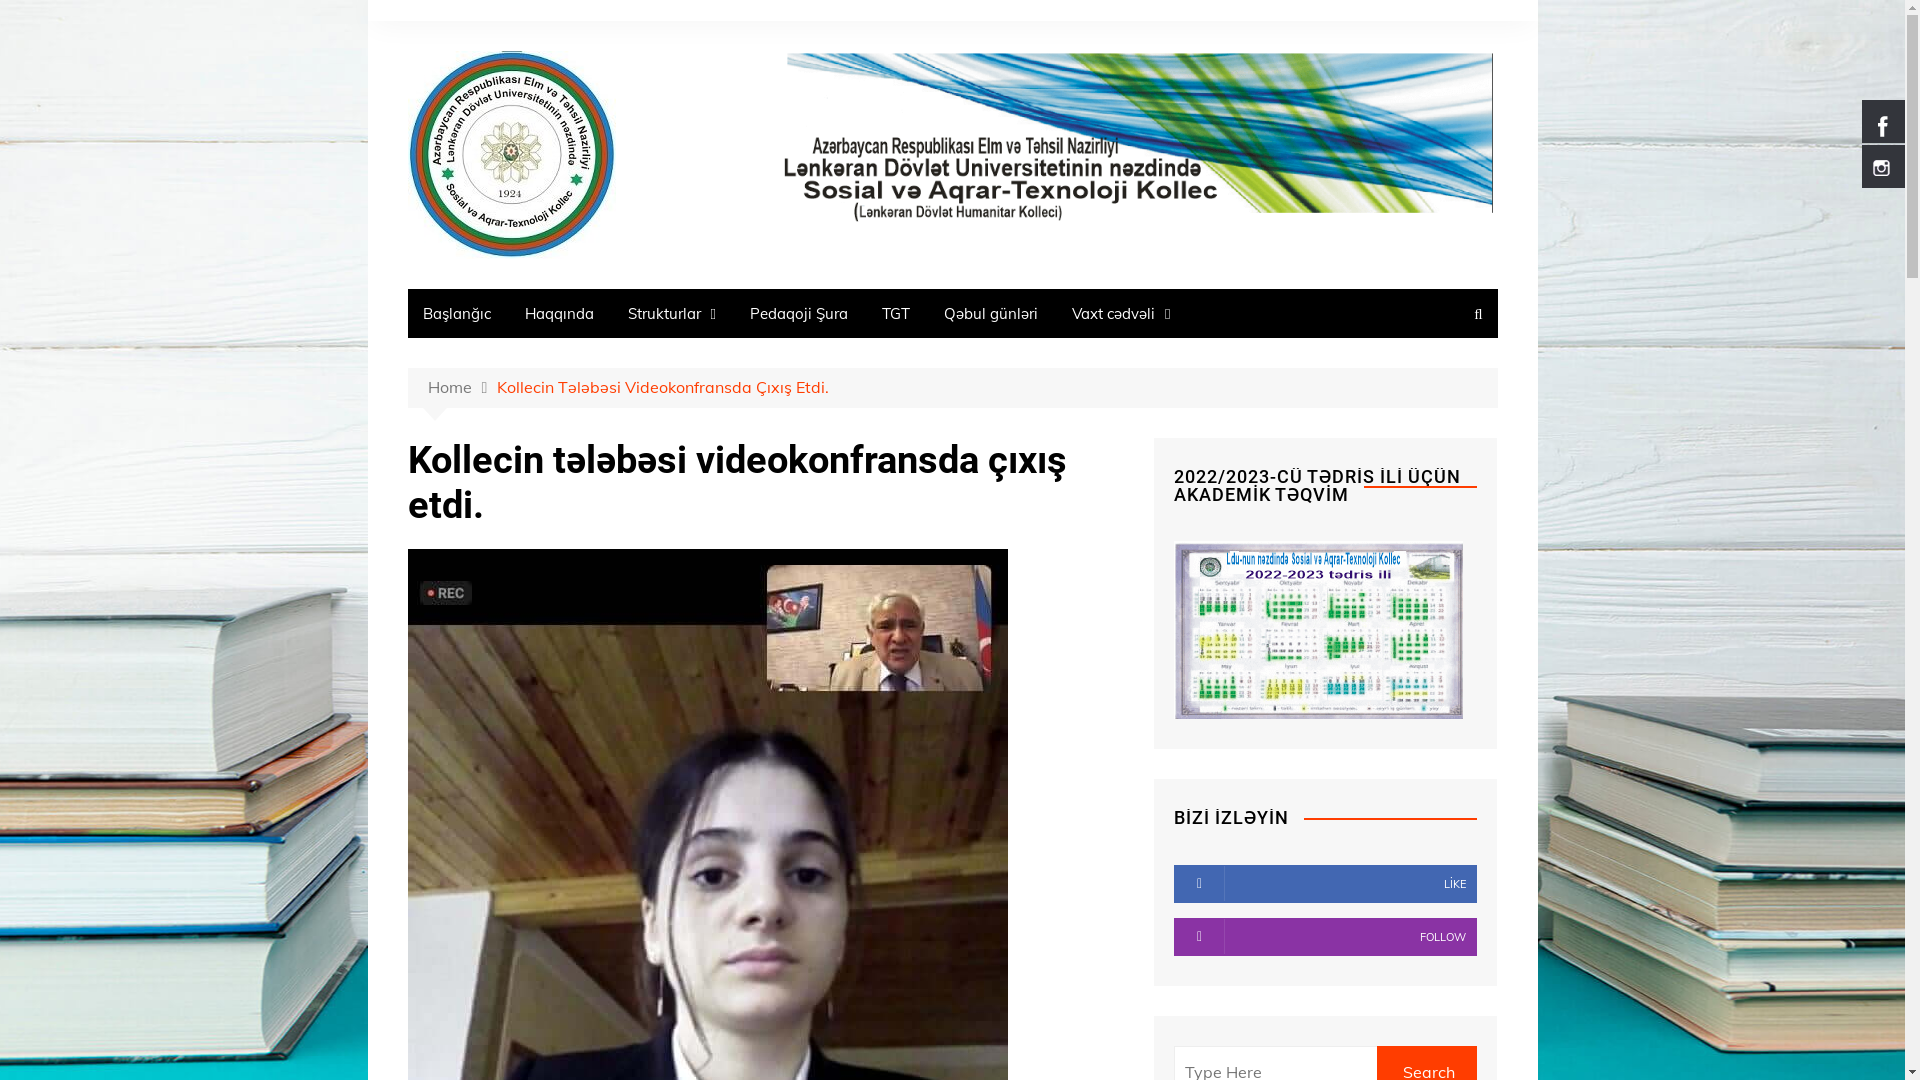 The image size is (1920, 1080). Describe the element at coordinates (1325, 937) in the screenshot. I see `'FOLLOW'` at that location.